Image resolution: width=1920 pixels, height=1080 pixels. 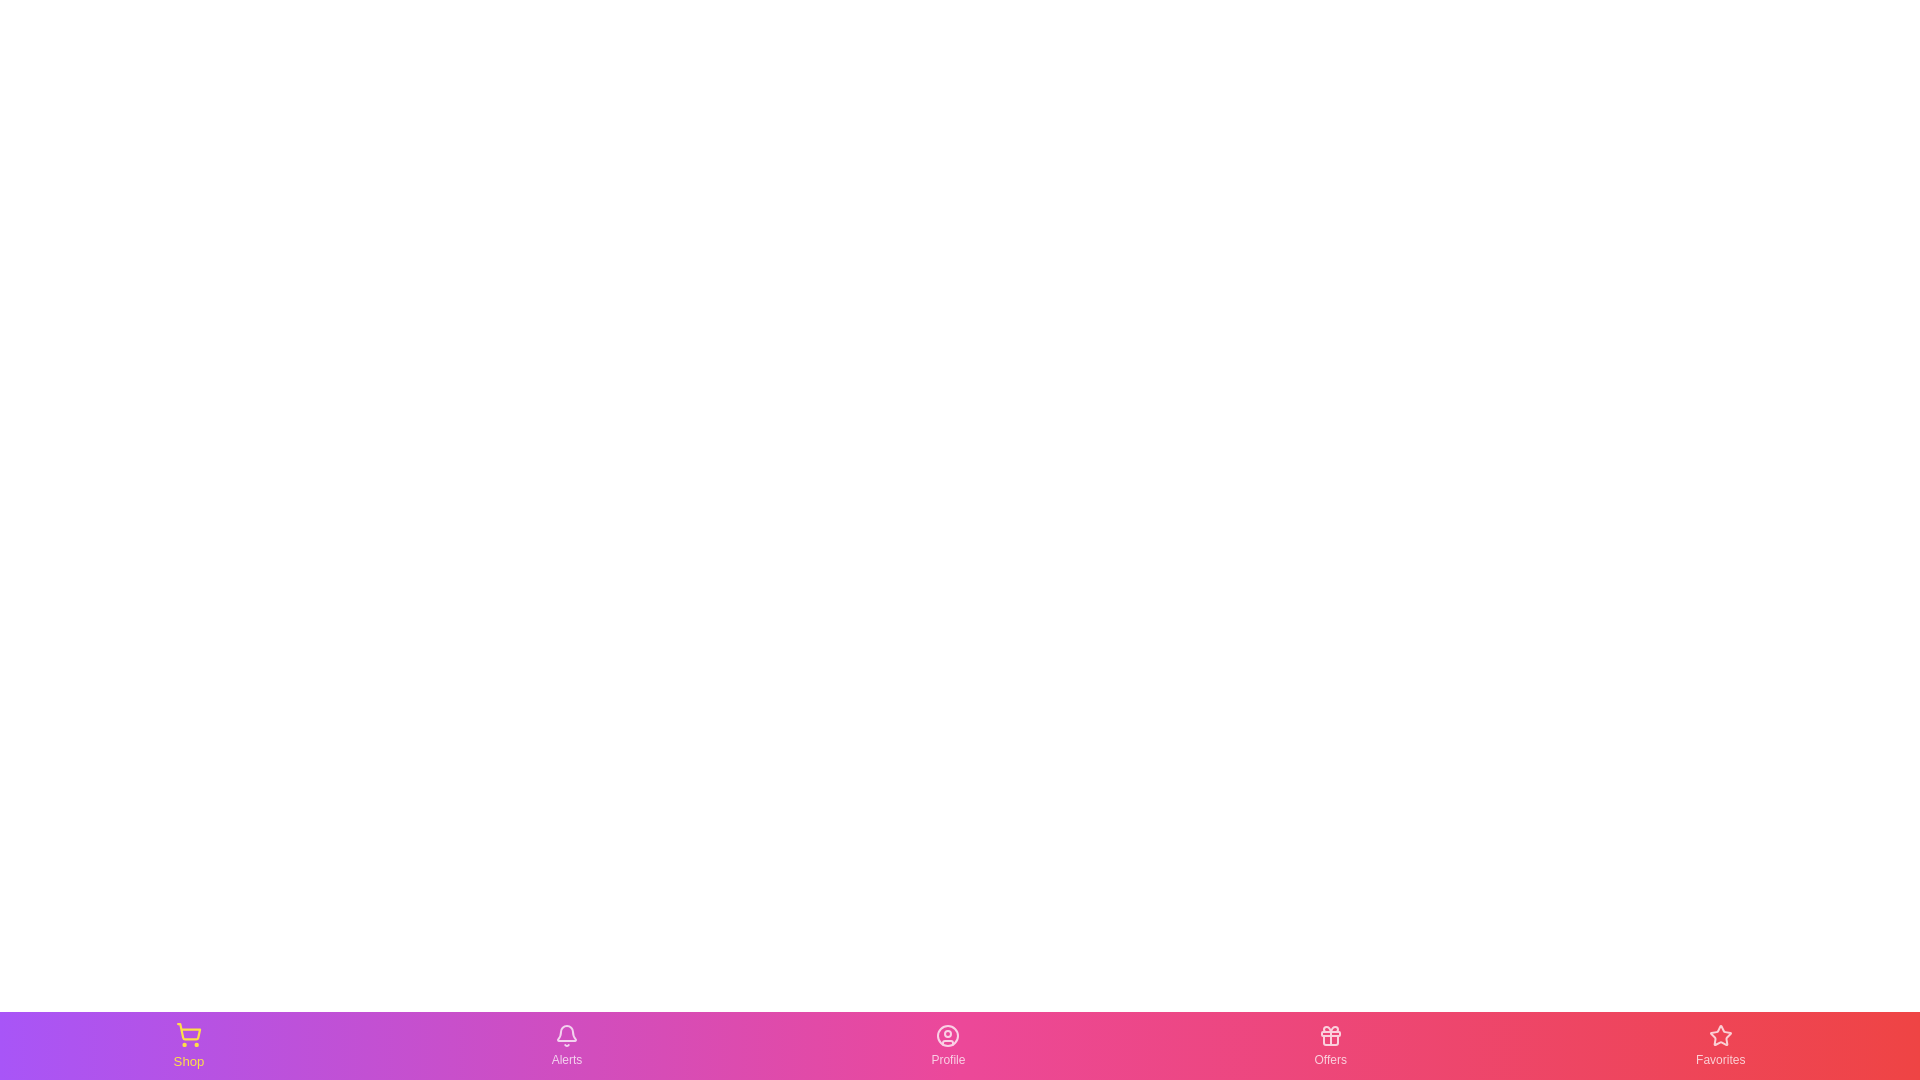 I want to click on the Alerts icon in the navigation bar, so click(x=565, y=1044).